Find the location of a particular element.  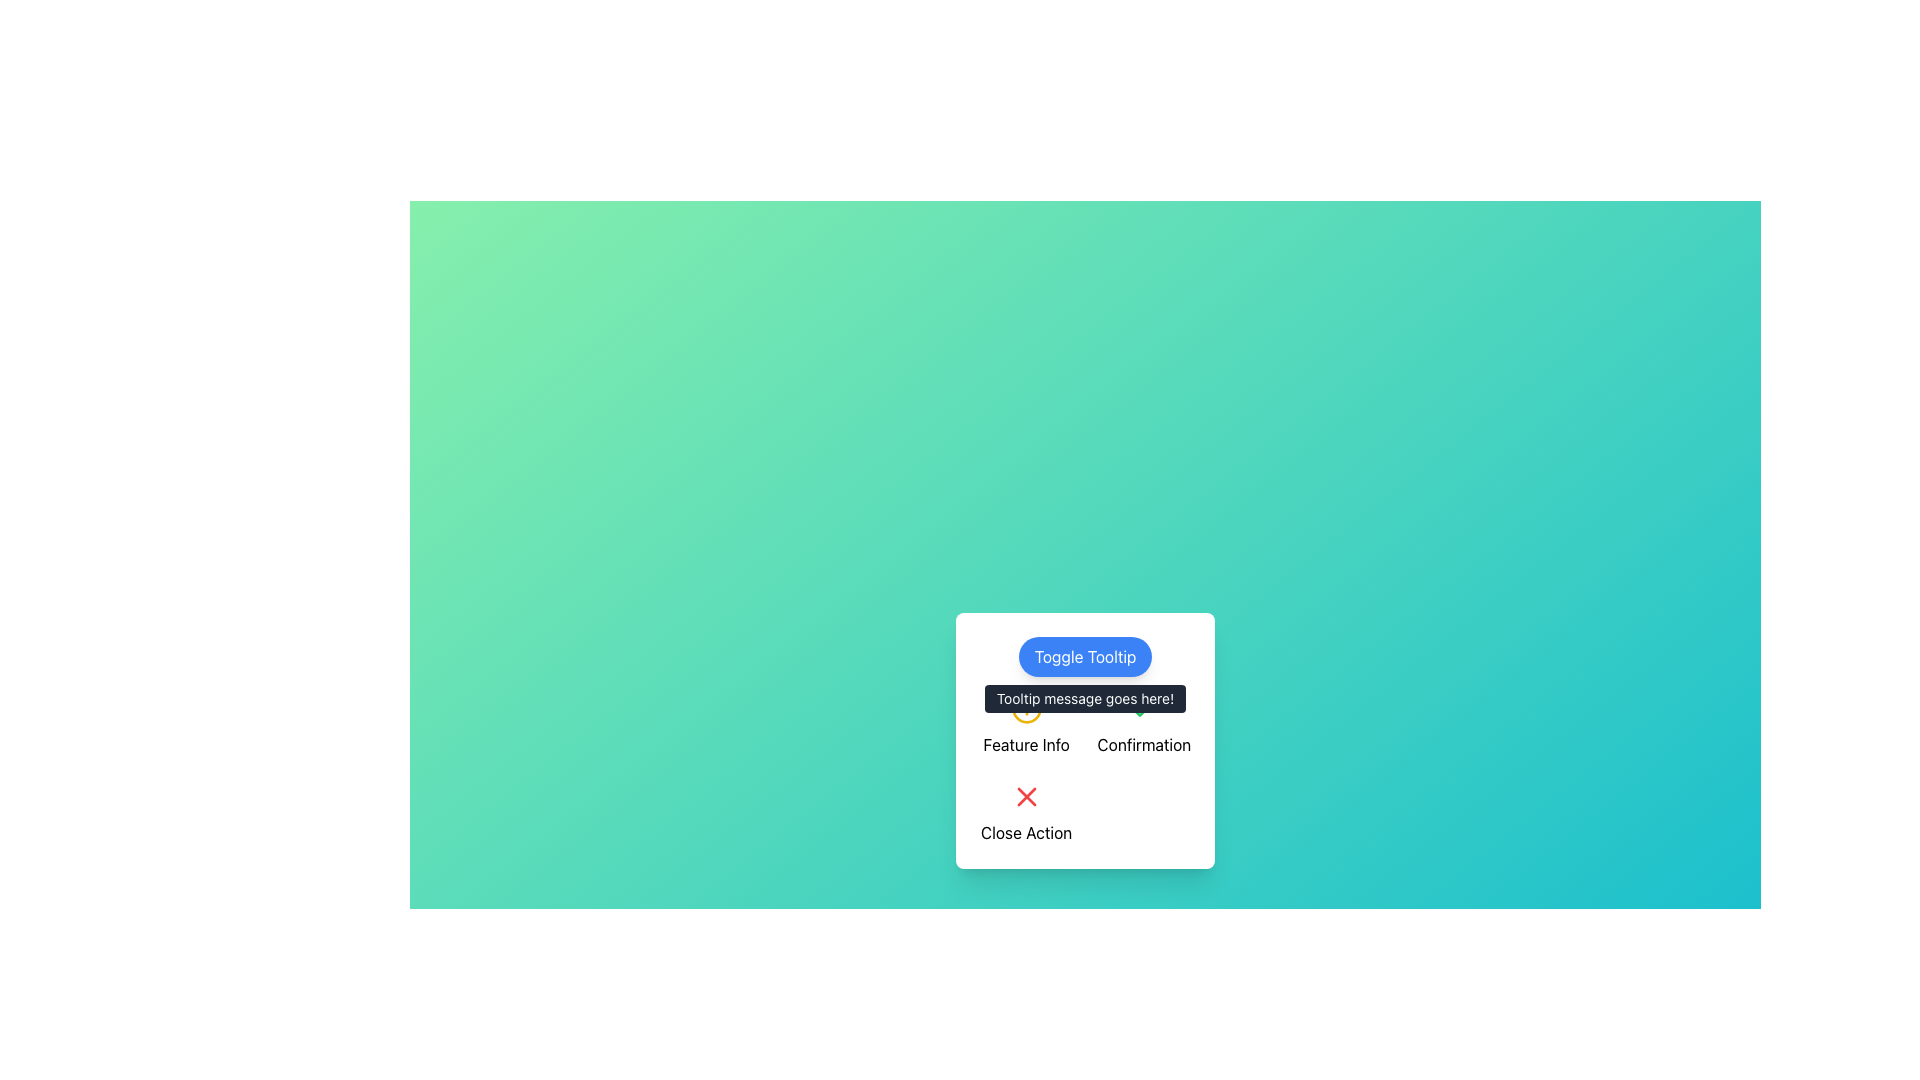

the close or delete icon located beneath 'Feature Info' and 'Confirmation', directly above the text 'Close Action' is located at coordinates (1026, 796).